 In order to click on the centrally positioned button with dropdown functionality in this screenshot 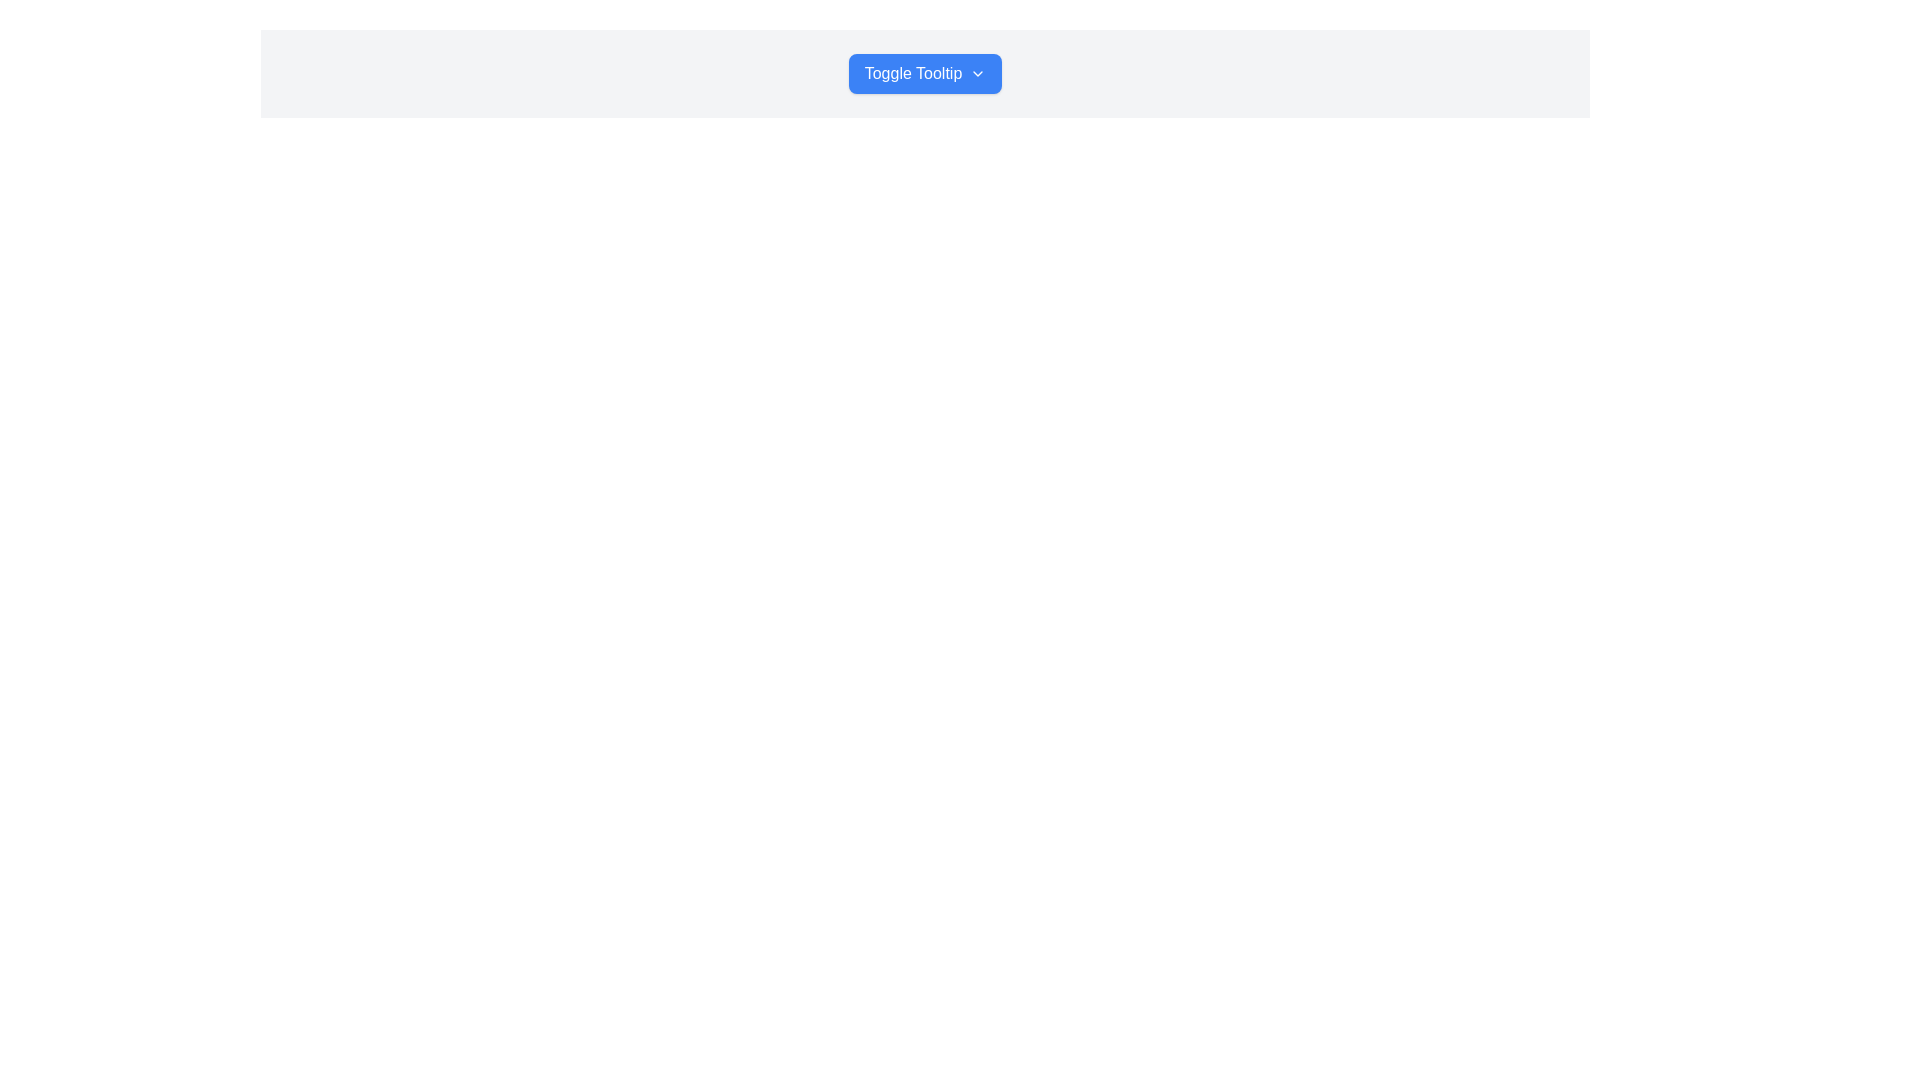, I will do `click(924, 72)`.